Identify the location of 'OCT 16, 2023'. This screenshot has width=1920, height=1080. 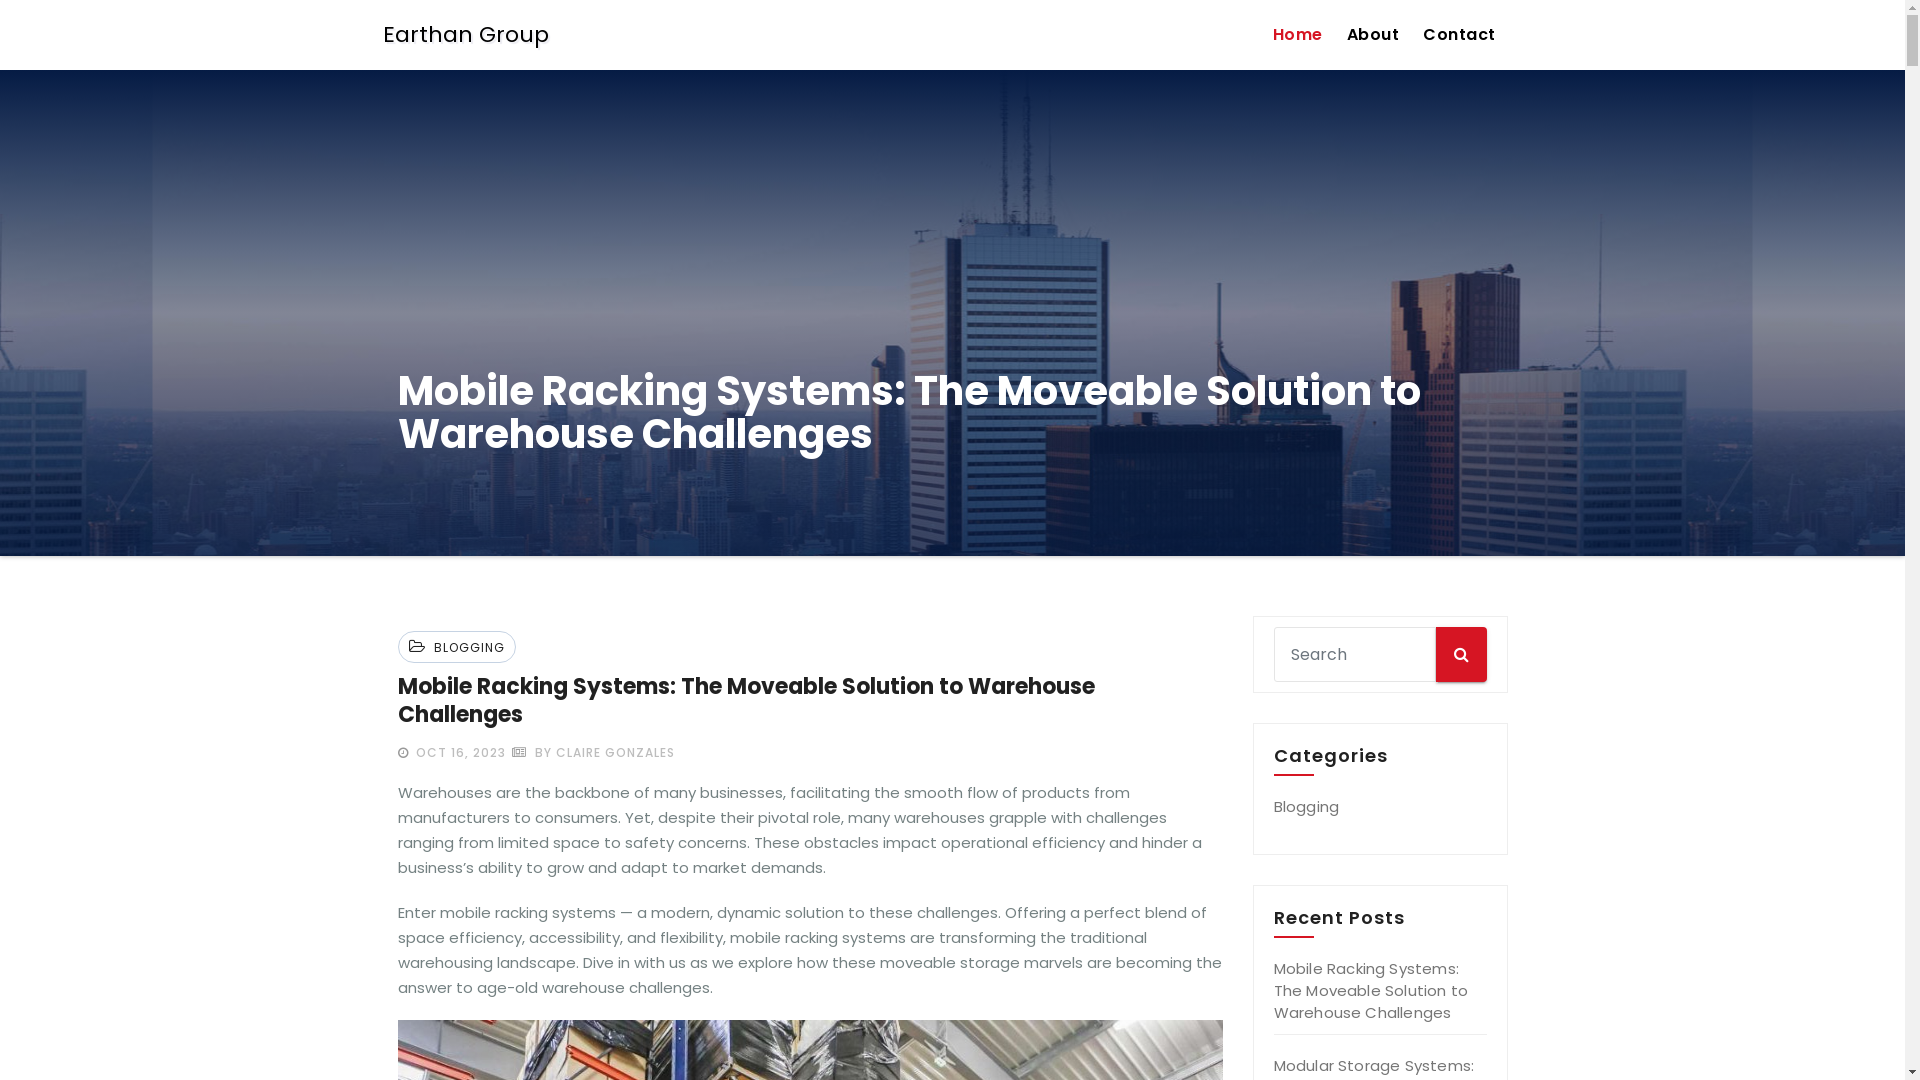
(458, 752).